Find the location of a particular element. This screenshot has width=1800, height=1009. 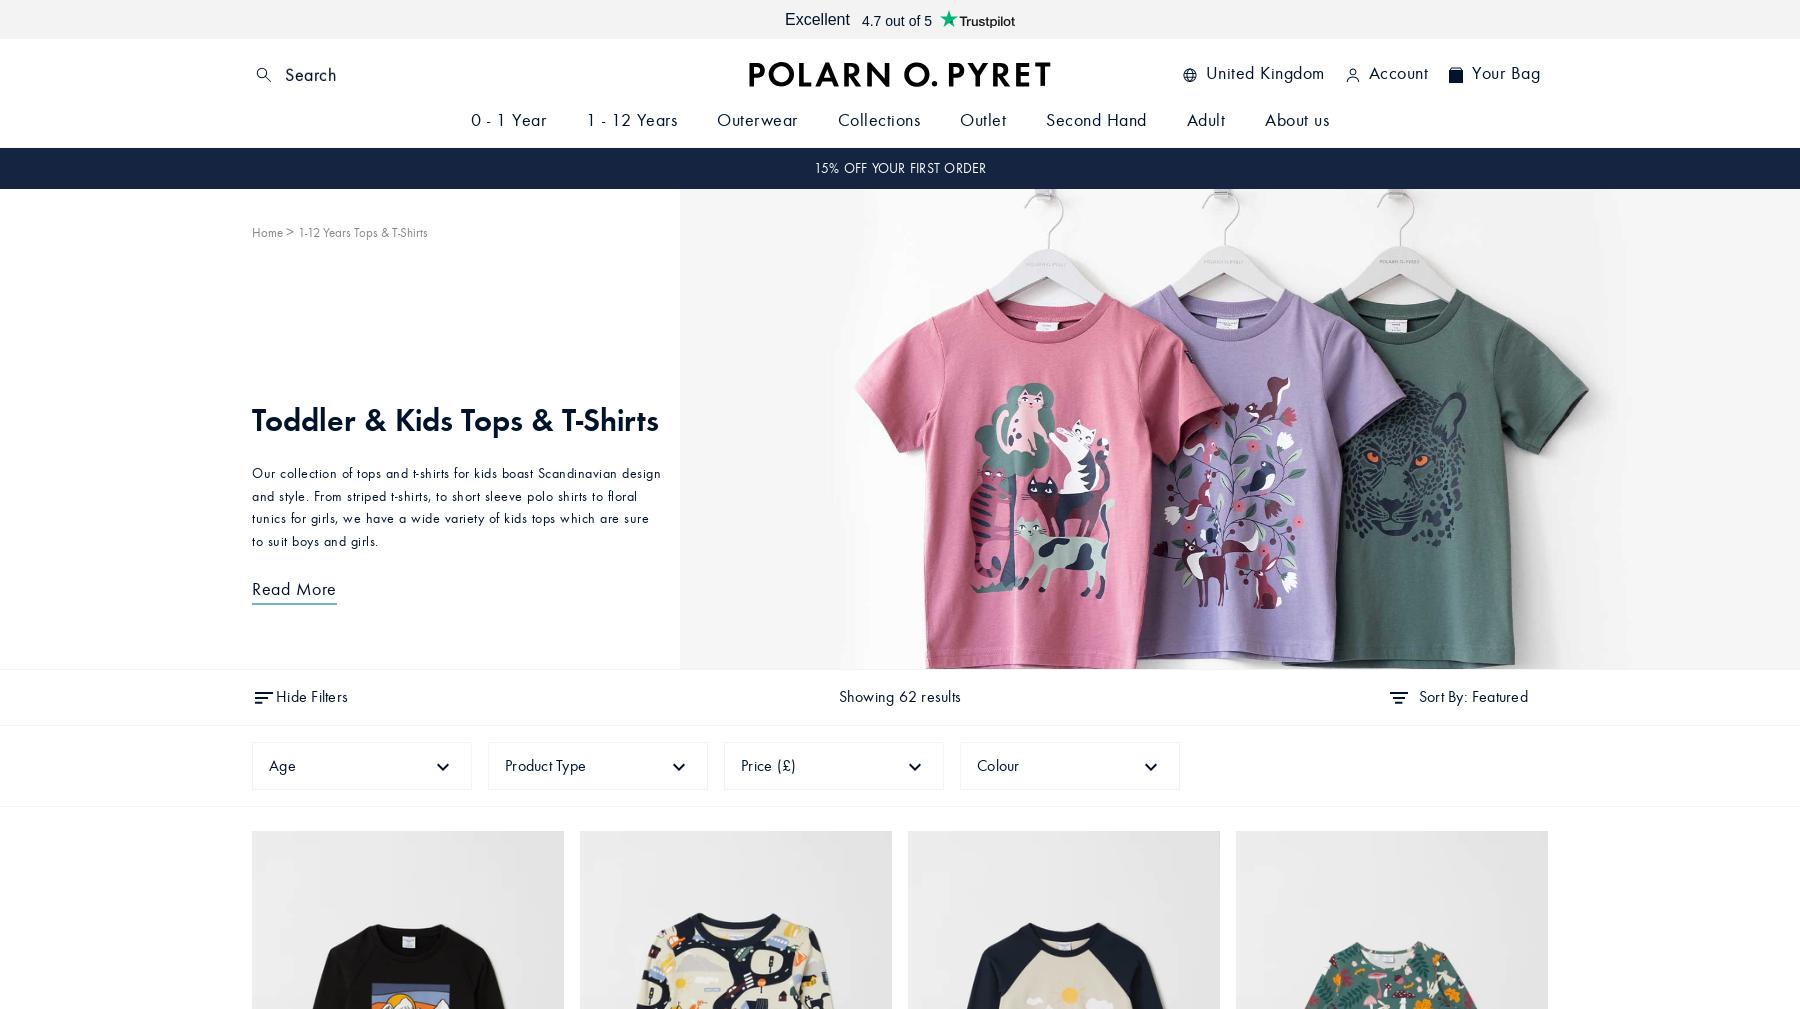

'0' is located at coordinates (1453, 73).